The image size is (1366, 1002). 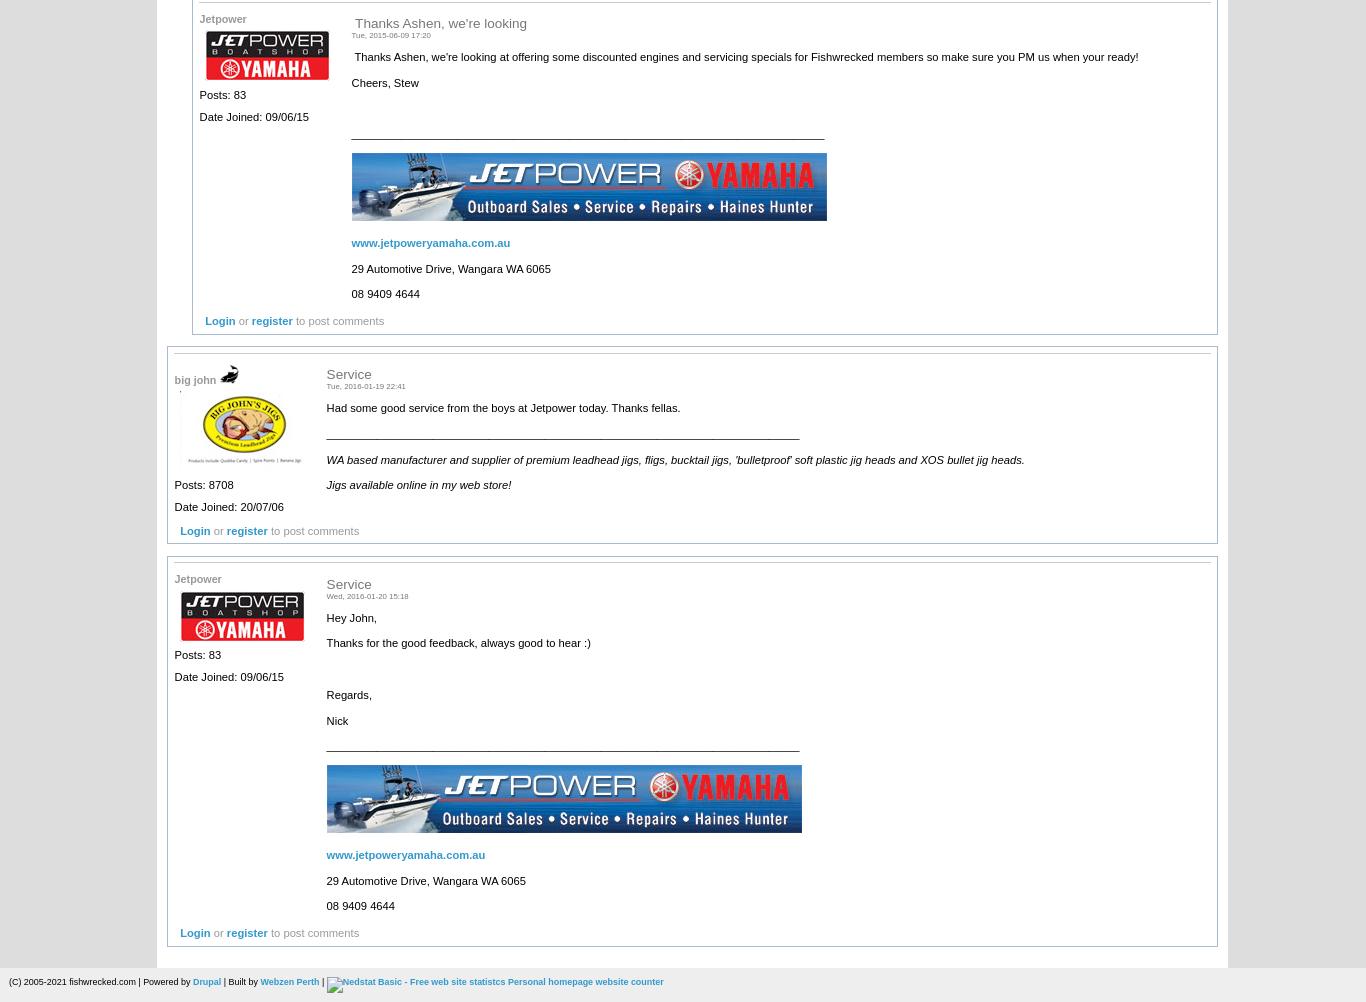 What do you see at coordinates (326, 641) in the screenshot?
I see `'Thanks for the good feedback, always good to hear :)'` at bounding box center [326, 641].